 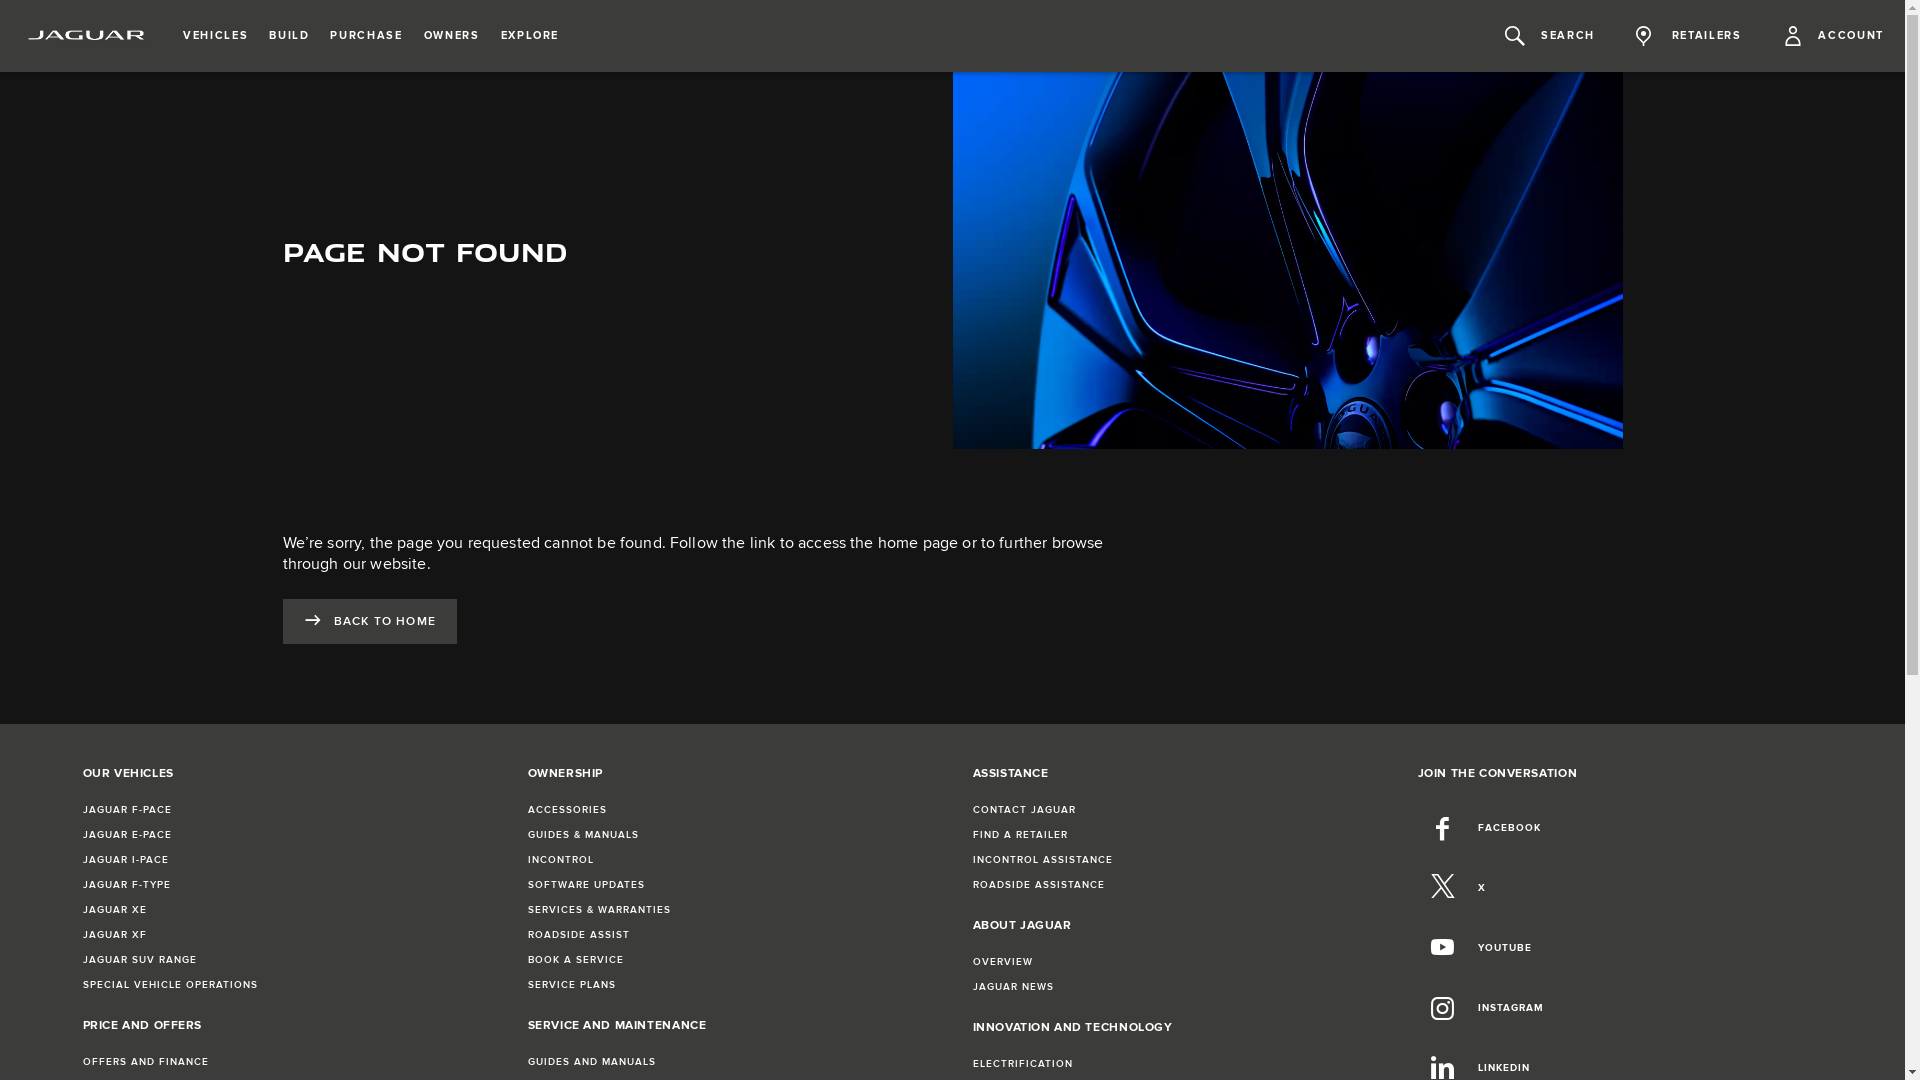 I want to click on 'GUIDES AND MANUALS', so click(x=528, y=1060).